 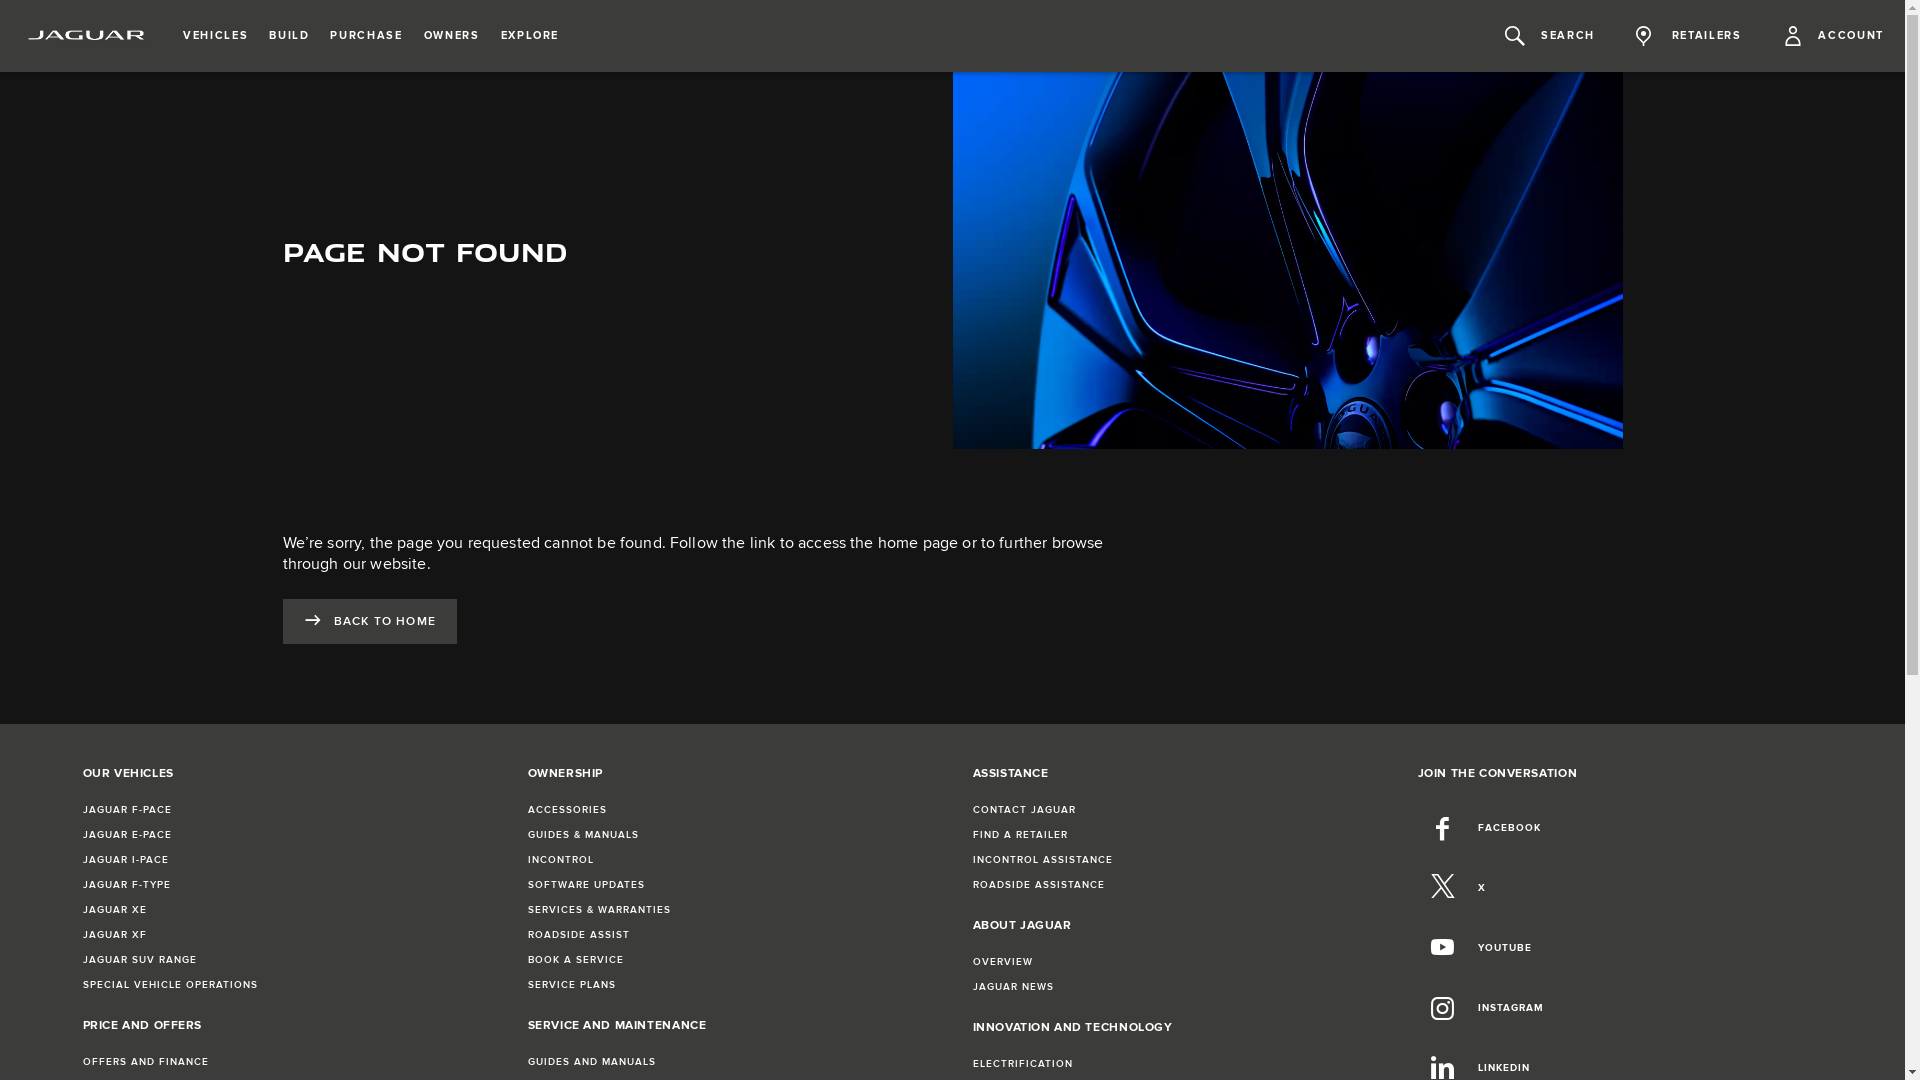 I want to click on 'GUIDES AND MANUALS', so click(x=528, y=1060).